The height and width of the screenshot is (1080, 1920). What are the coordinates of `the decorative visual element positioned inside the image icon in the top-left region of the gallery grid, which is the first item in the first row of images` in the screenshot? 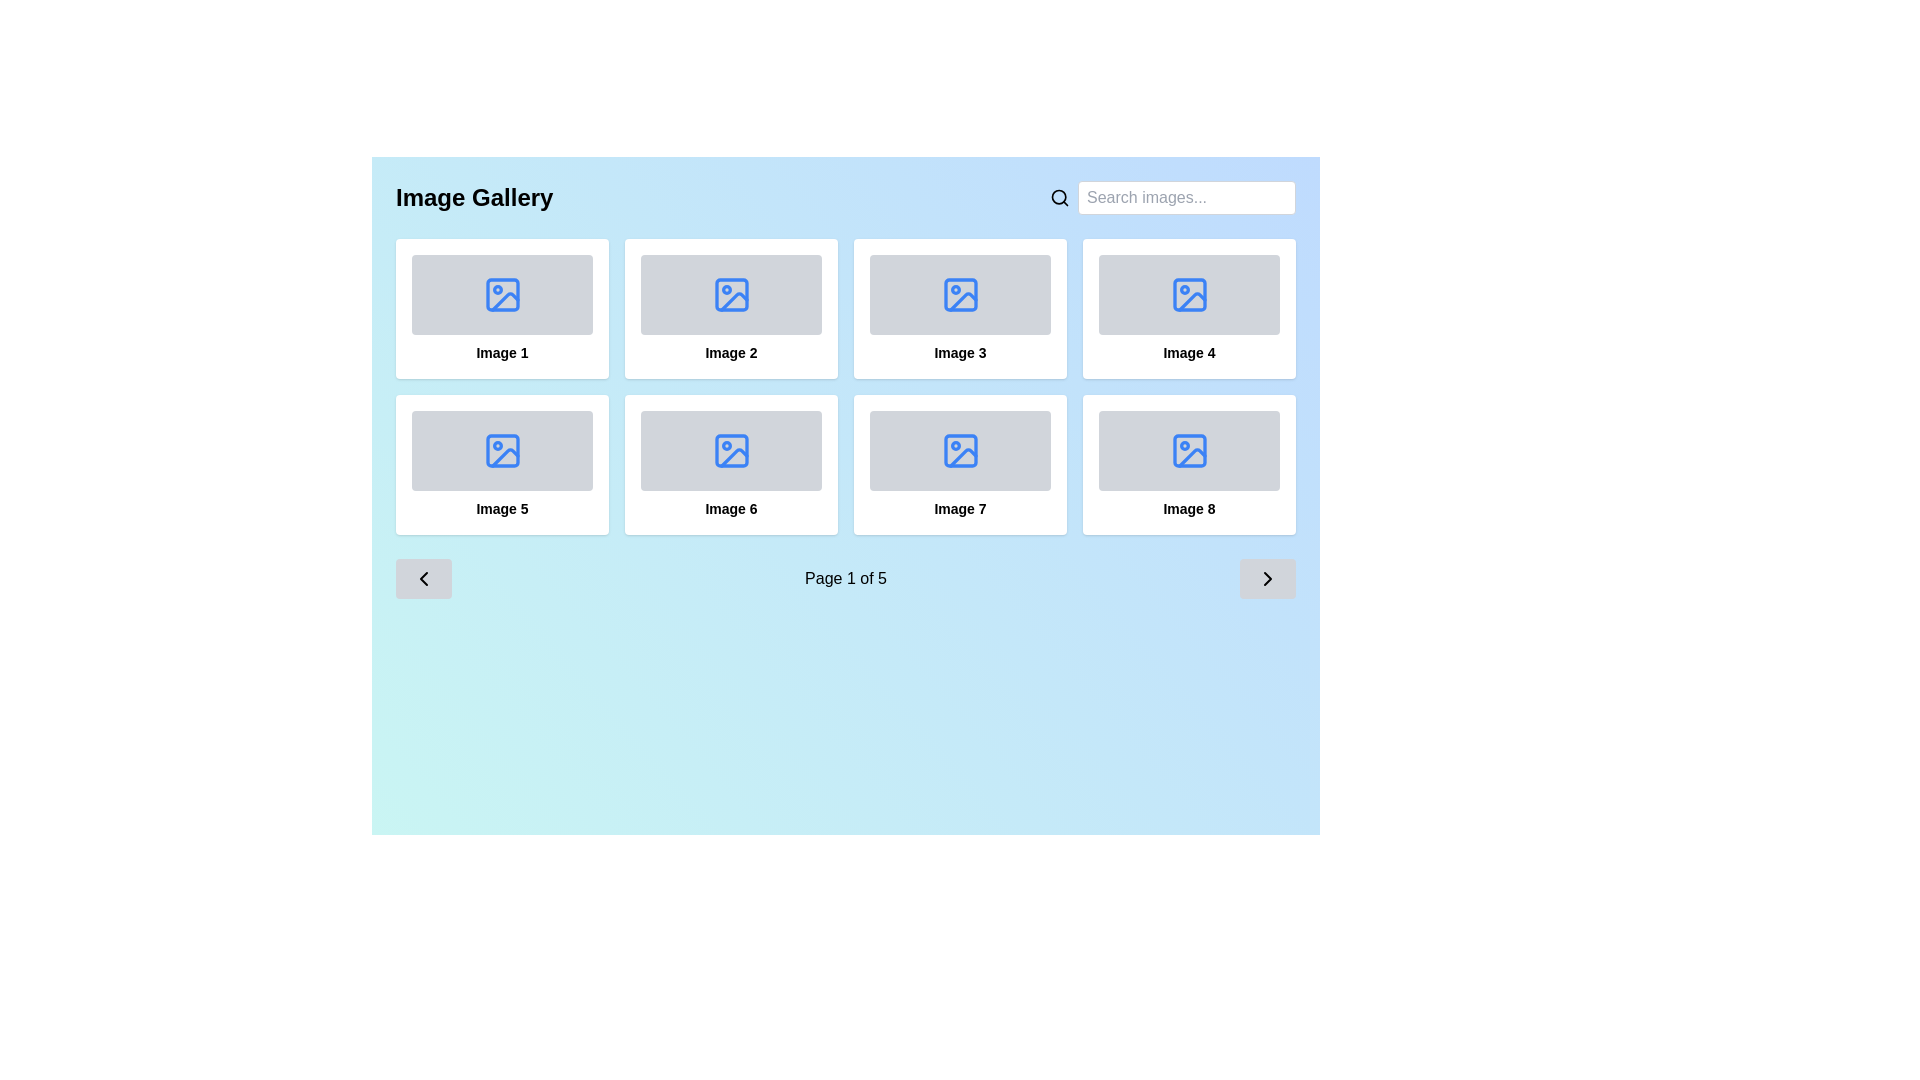 It's located at (502, 294).